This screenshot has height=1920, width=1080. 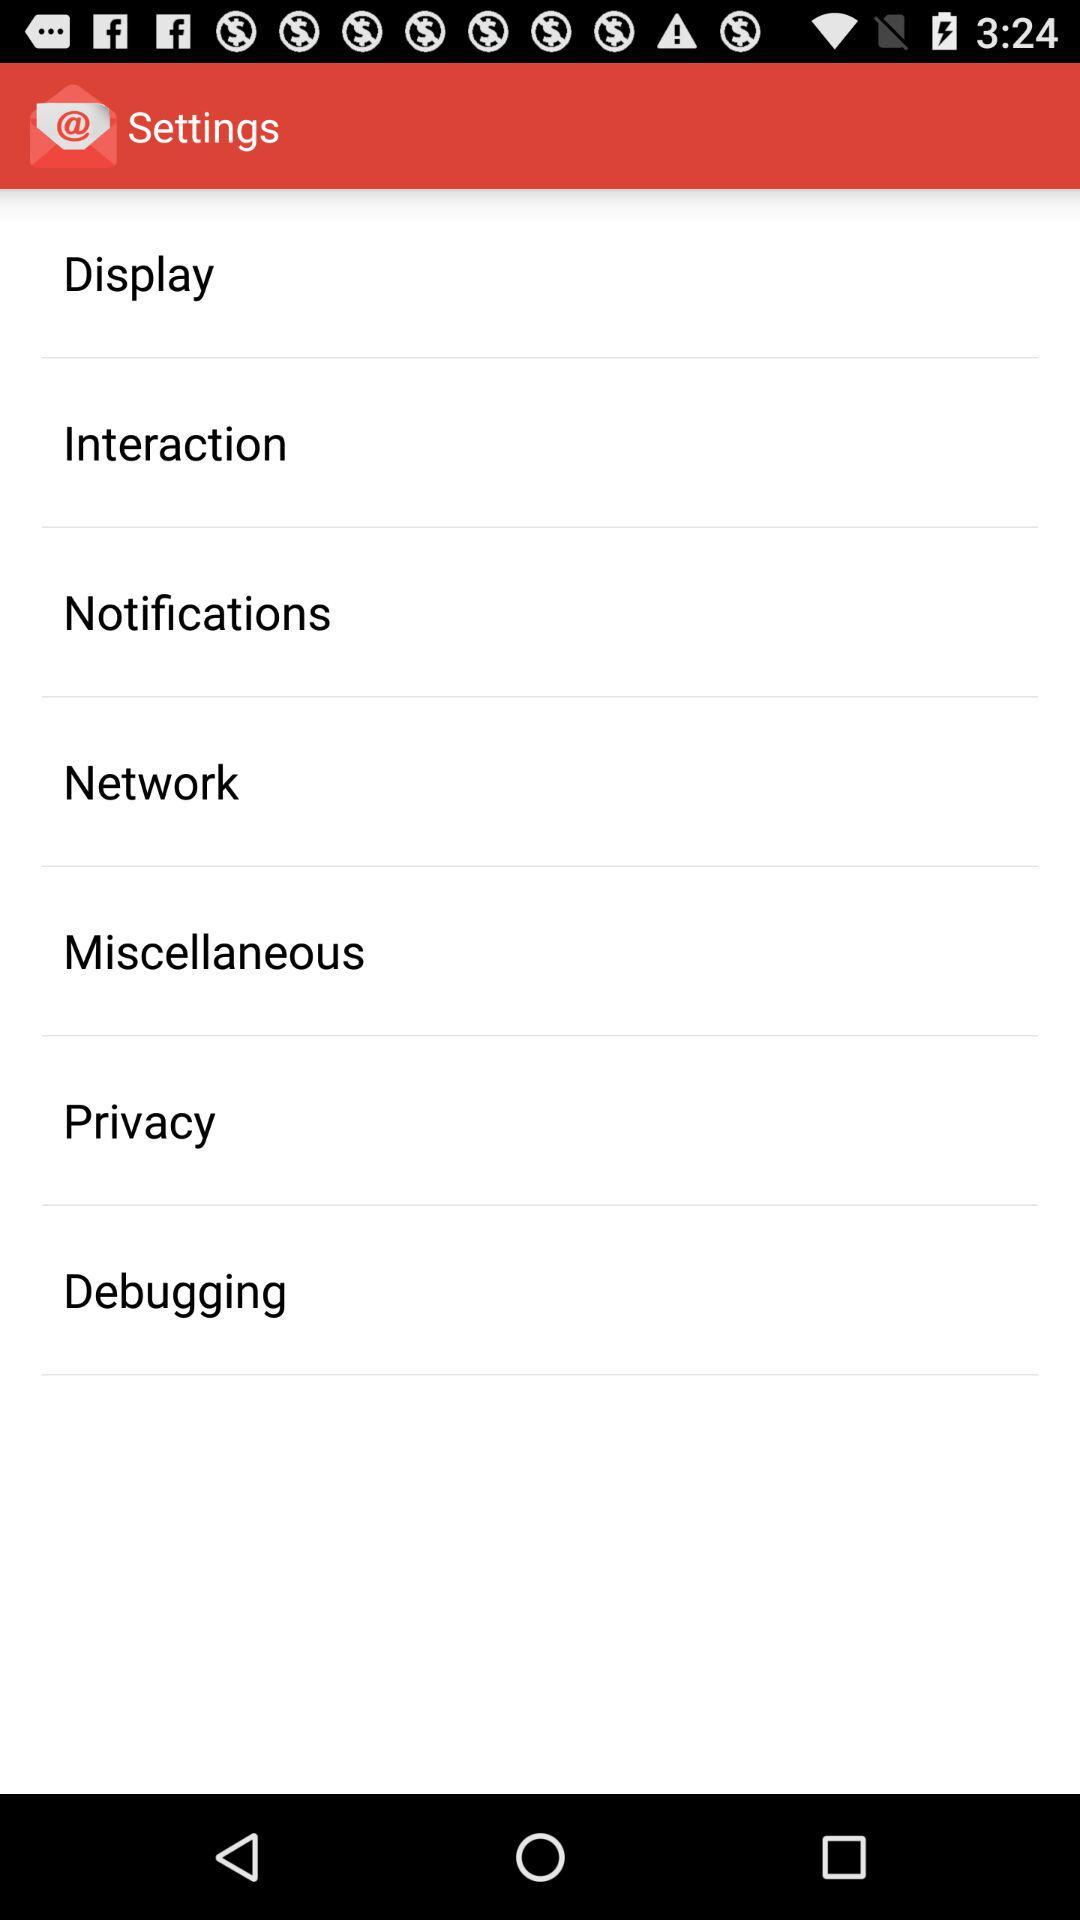 I want to click on the app below notifications app, so click(x=150, y=780).